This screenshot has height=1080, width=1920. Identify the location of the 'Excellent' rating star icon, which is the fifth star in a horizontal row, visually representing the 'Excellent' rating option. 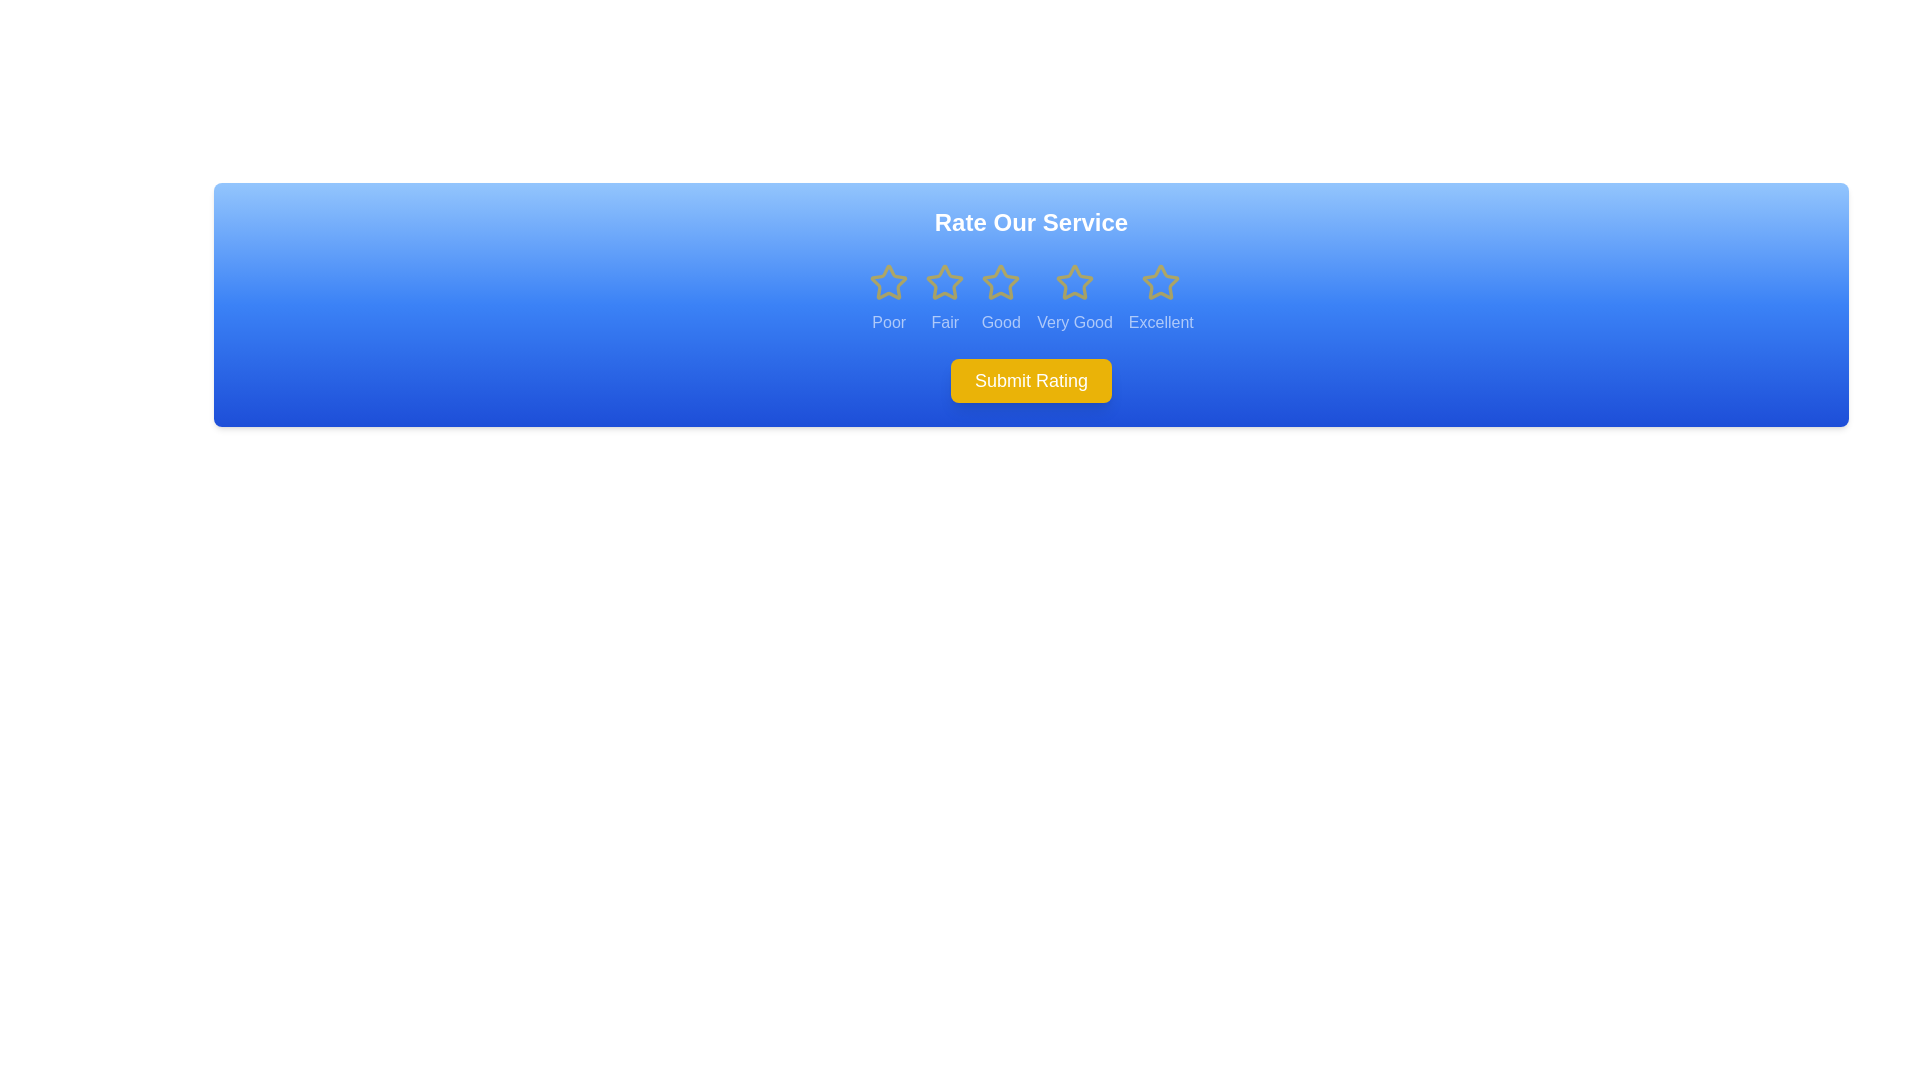
(1161, 282).